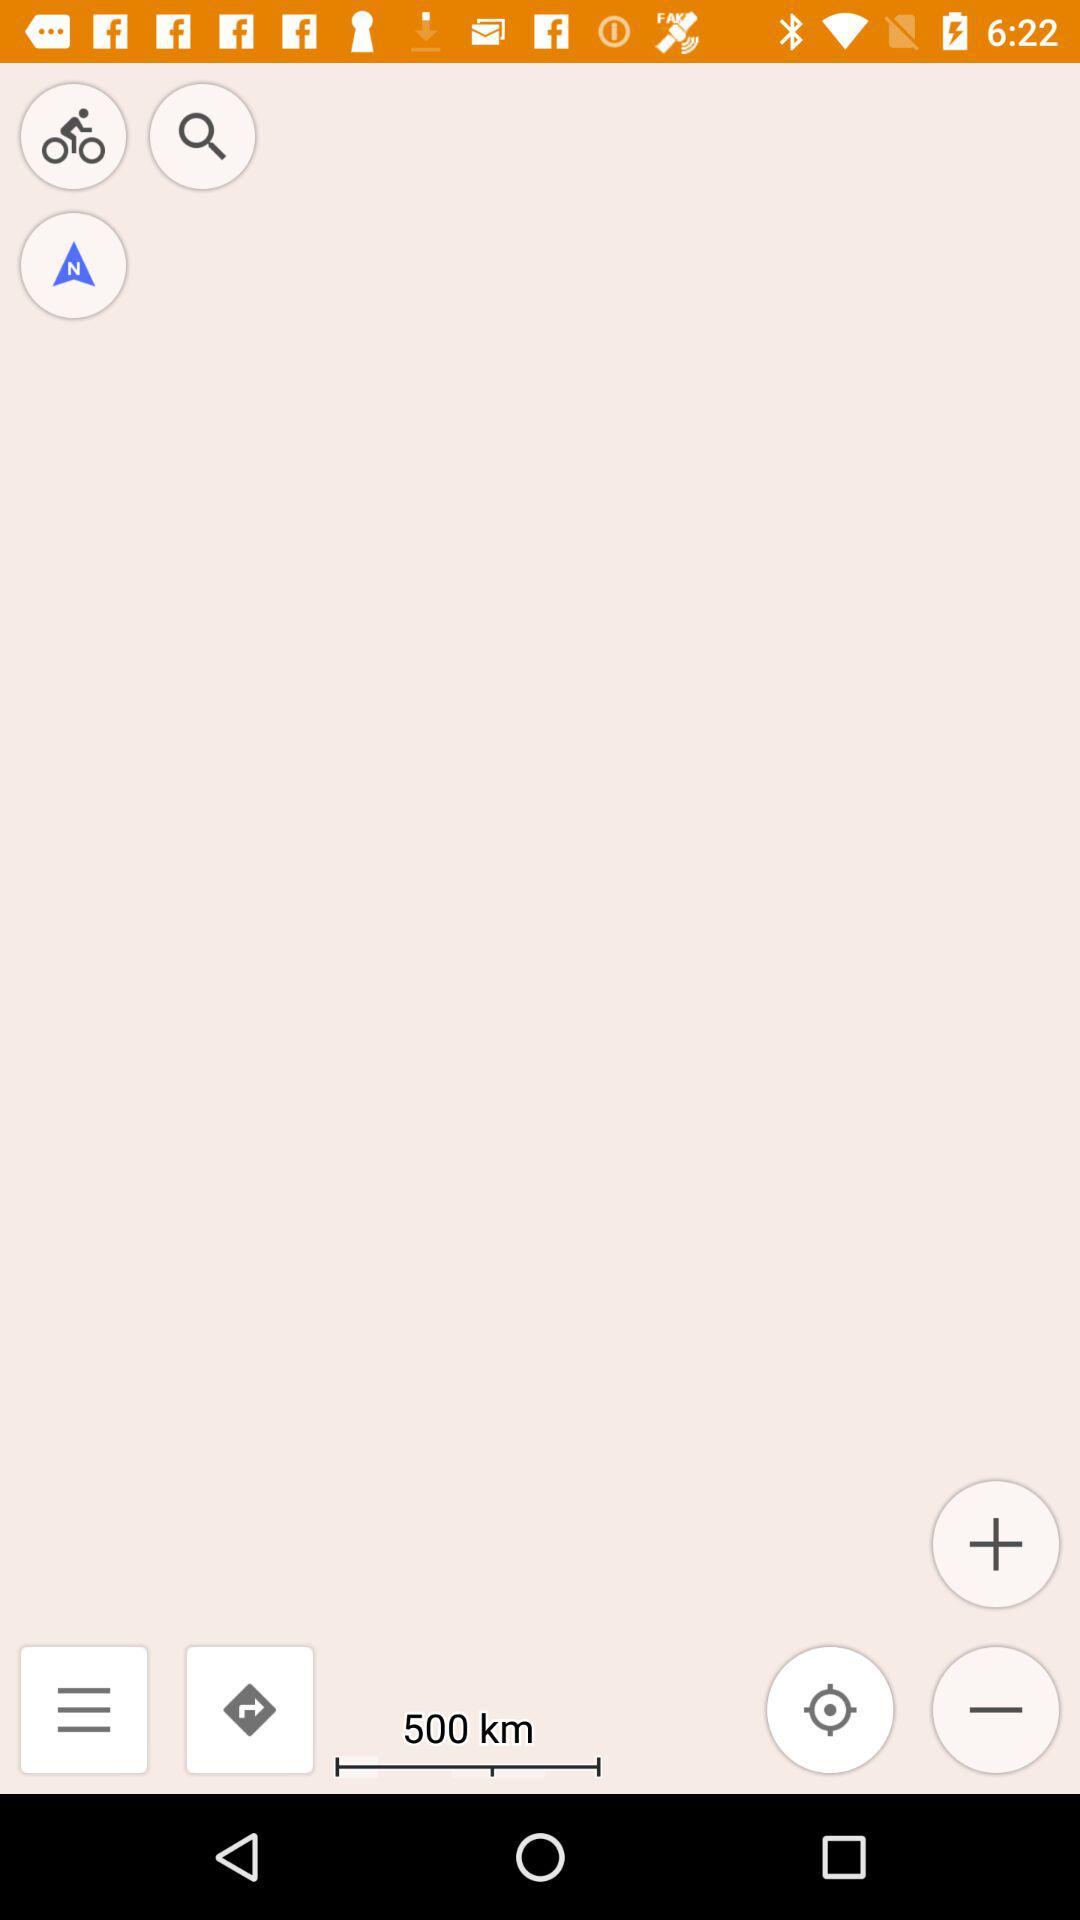 This screenshot has width=1080, height=1920. I want to click on the navigation icon, so click(72, 264).